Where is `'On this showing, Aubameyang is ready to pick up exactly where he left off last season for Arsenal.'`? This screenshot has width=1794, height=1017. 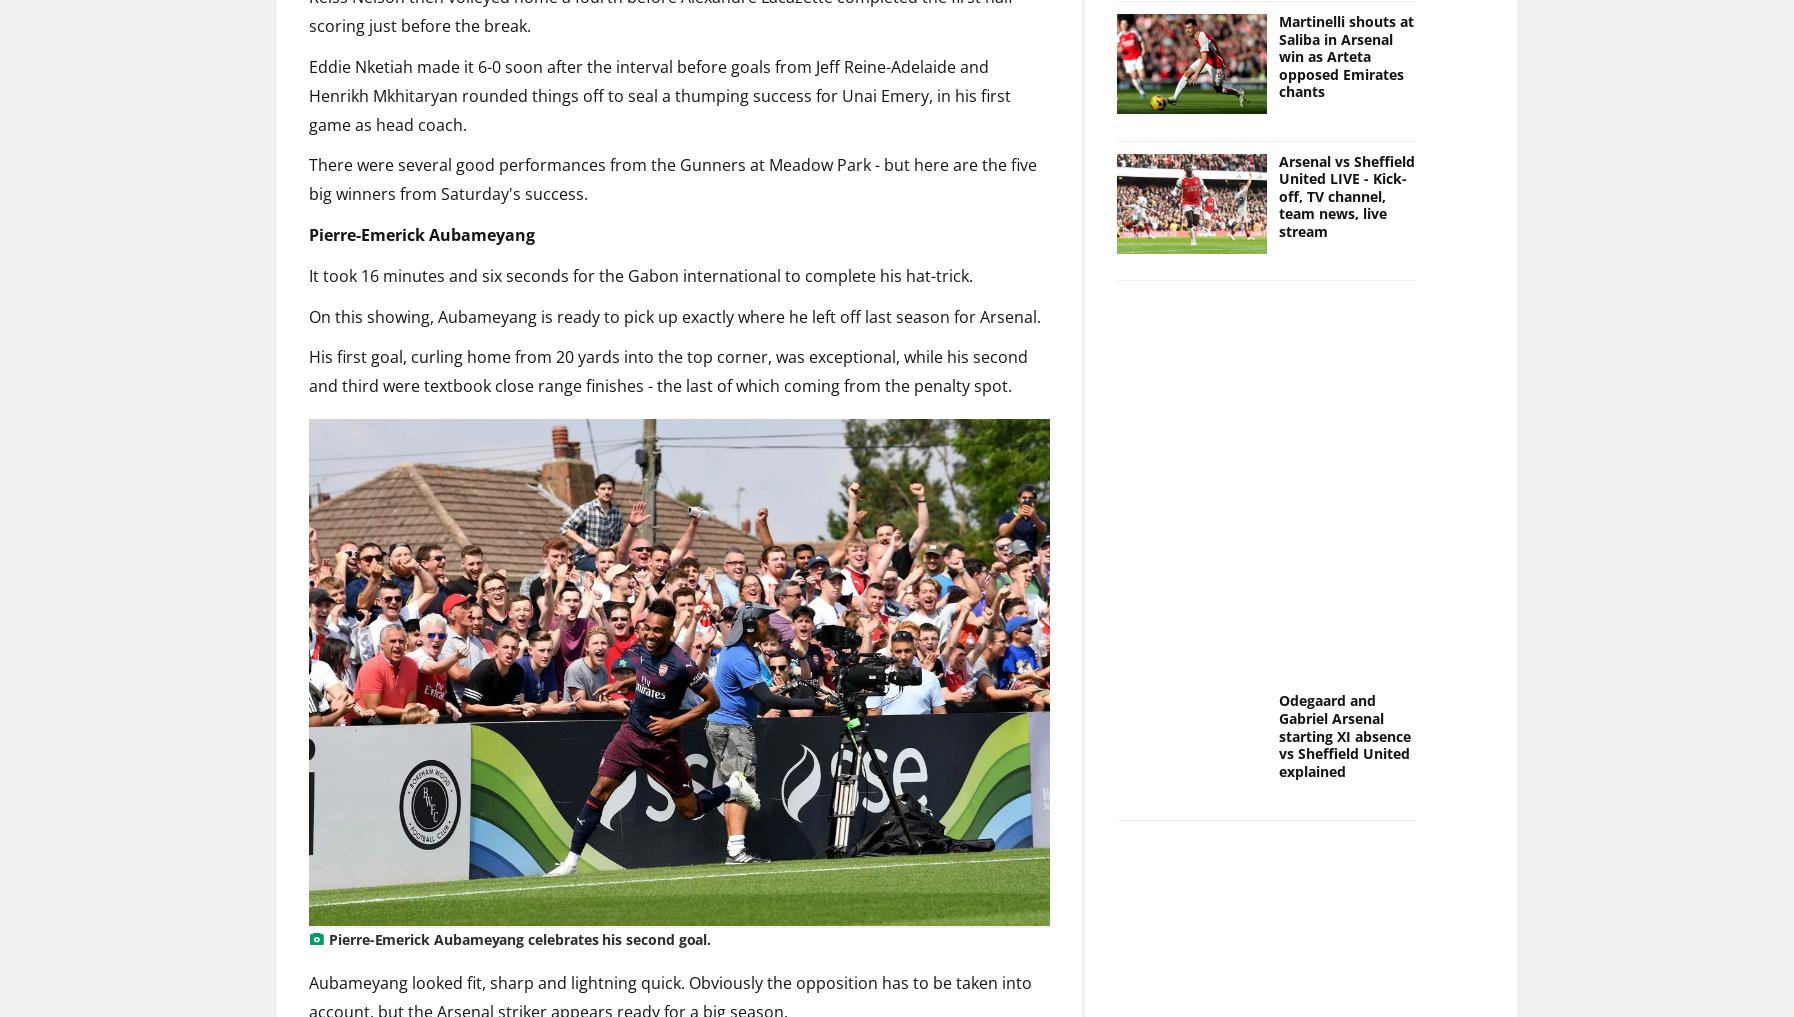 'On this showing, Aubameyang is ready to pick up exactly where he left off last season for Arsenal.' is located at coordinates (675, 315).